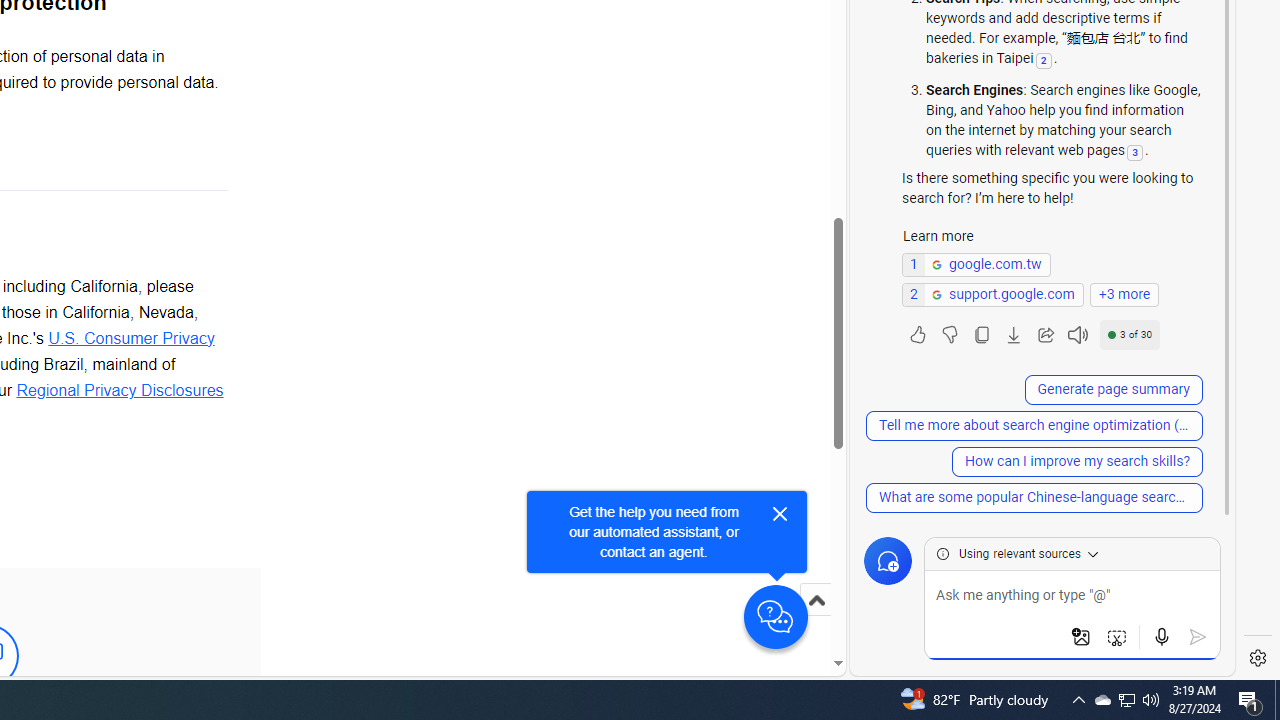 This screenshot has height=720, width=1280. What do you see at coordinates (816, 598) in the screenshot?
I see `'Scroll to top'` at bounding box center [816, 598].